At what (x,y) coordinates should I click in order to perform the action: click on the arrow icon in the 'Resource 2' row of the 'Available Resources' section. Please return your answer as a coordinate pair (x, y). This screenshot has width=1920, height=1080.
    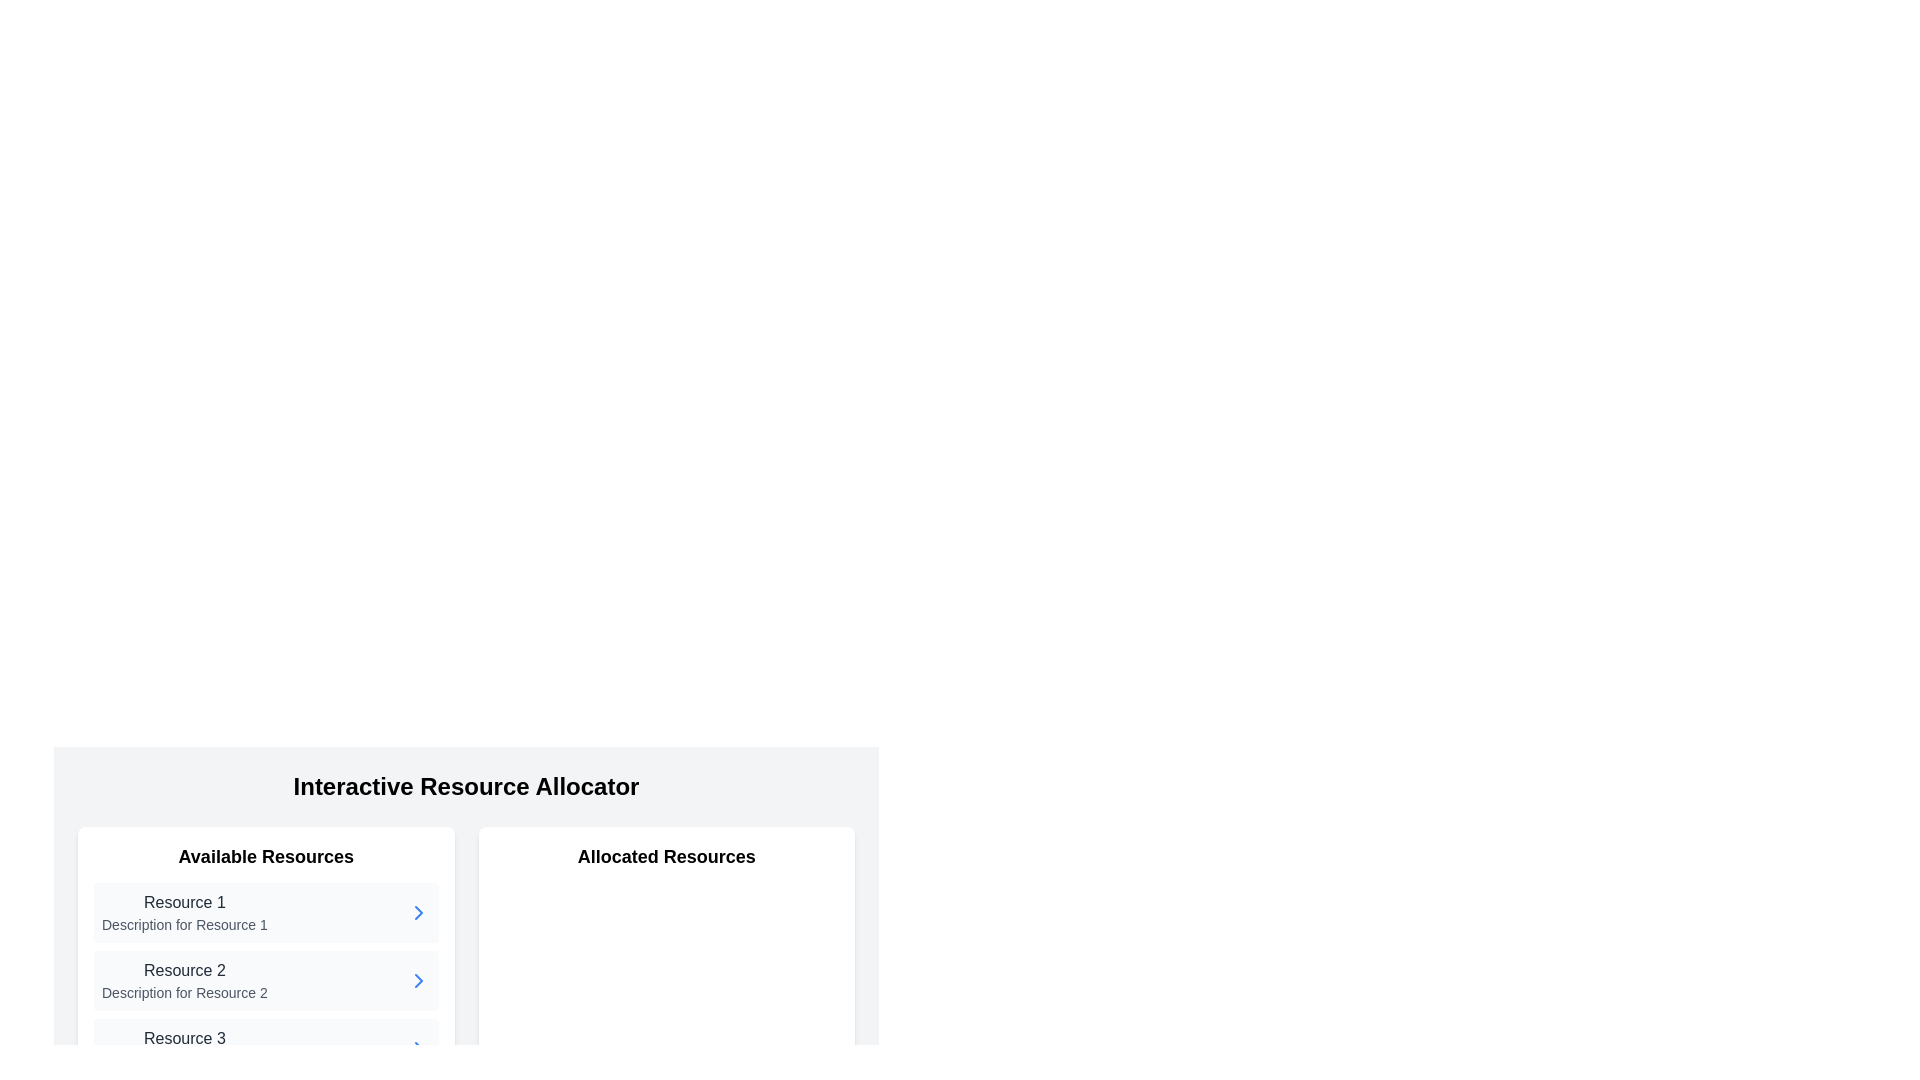
    Looking at the image, I should click on (417, 979).